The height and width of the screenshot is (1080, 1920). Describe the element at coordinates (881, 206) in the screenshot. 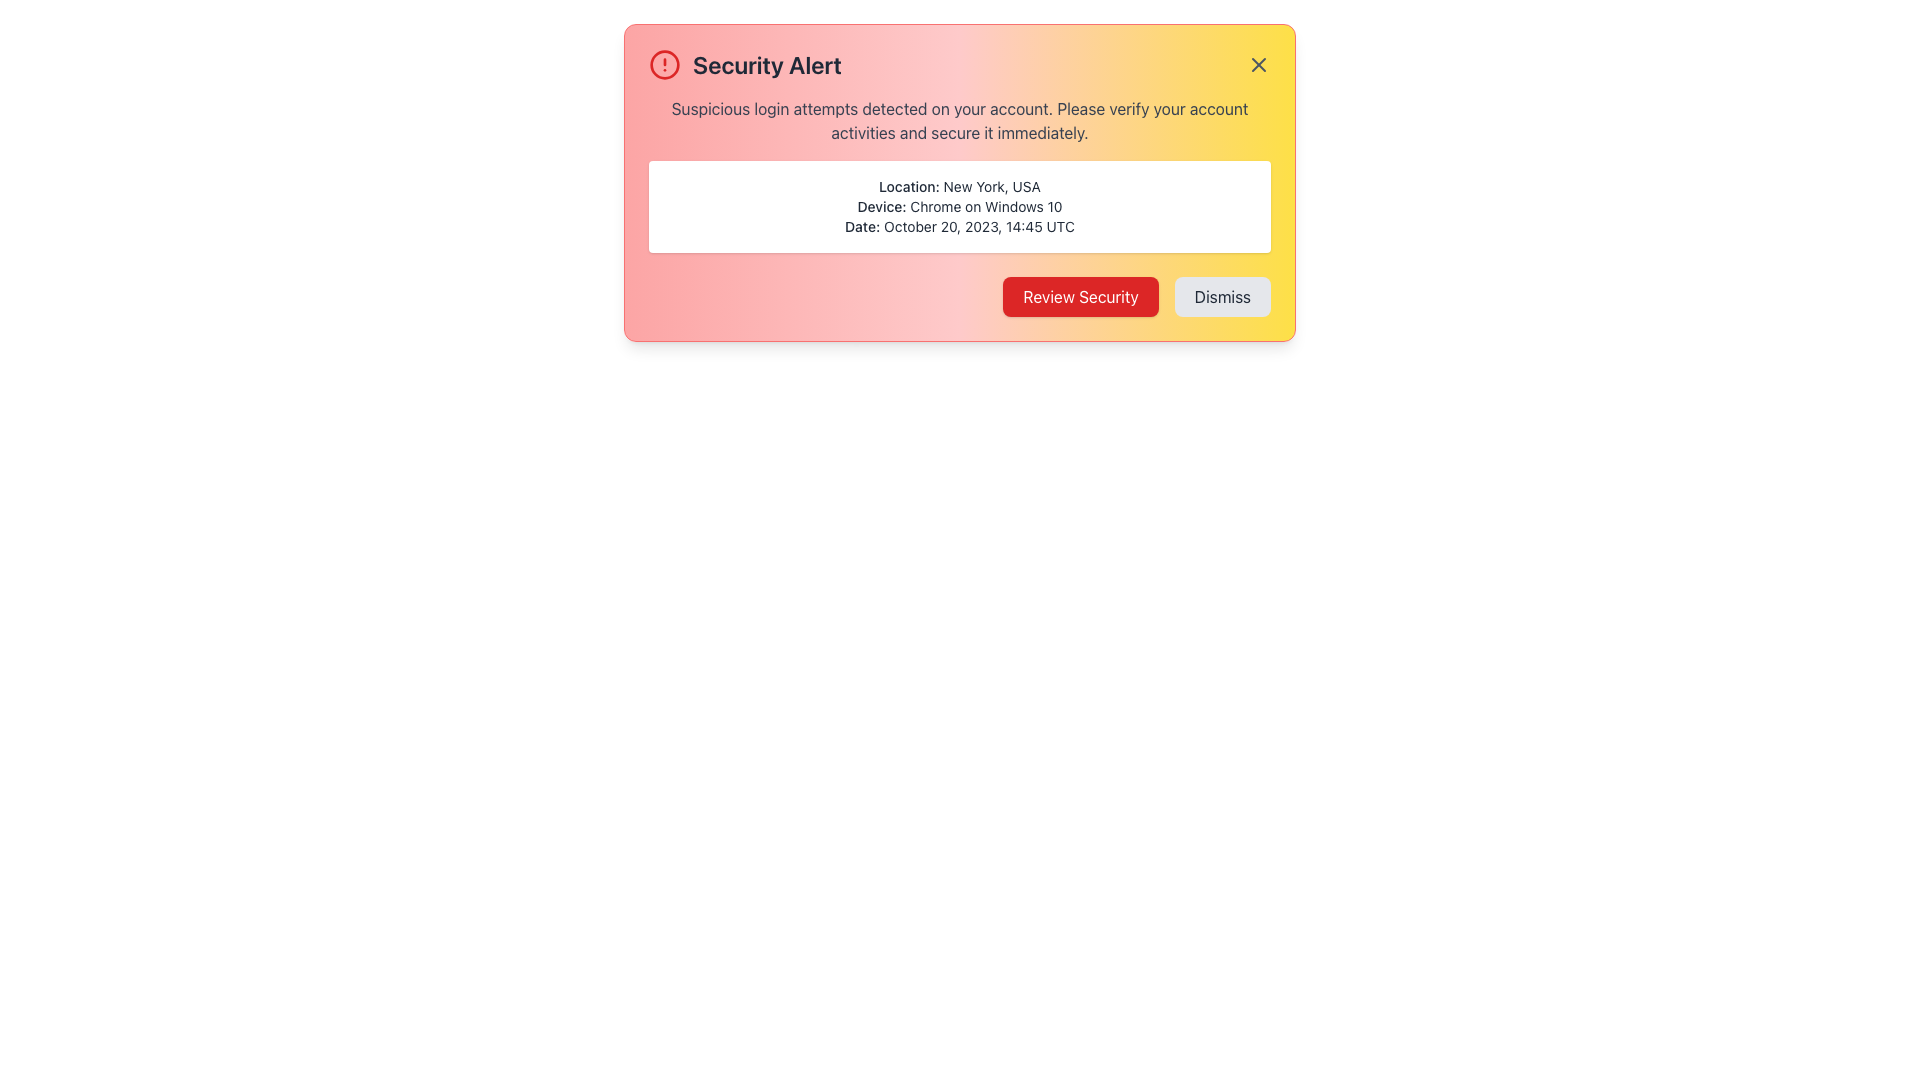

I see `Text label that identifies the device information, which precedes 'Chrome on Windows 10' in the notification dialog box` at that location.